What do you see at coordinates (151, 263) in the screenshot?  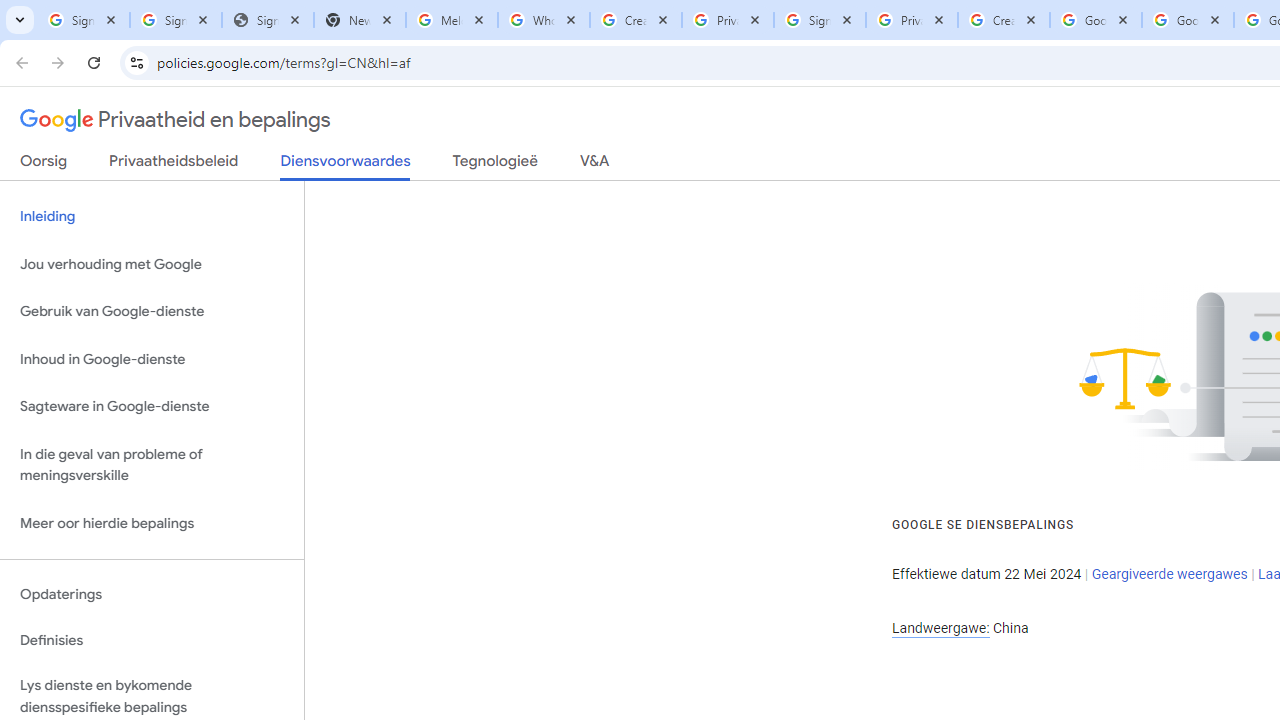 I see `'Jou verhouding met Google'` at bounding box center [151, 263].